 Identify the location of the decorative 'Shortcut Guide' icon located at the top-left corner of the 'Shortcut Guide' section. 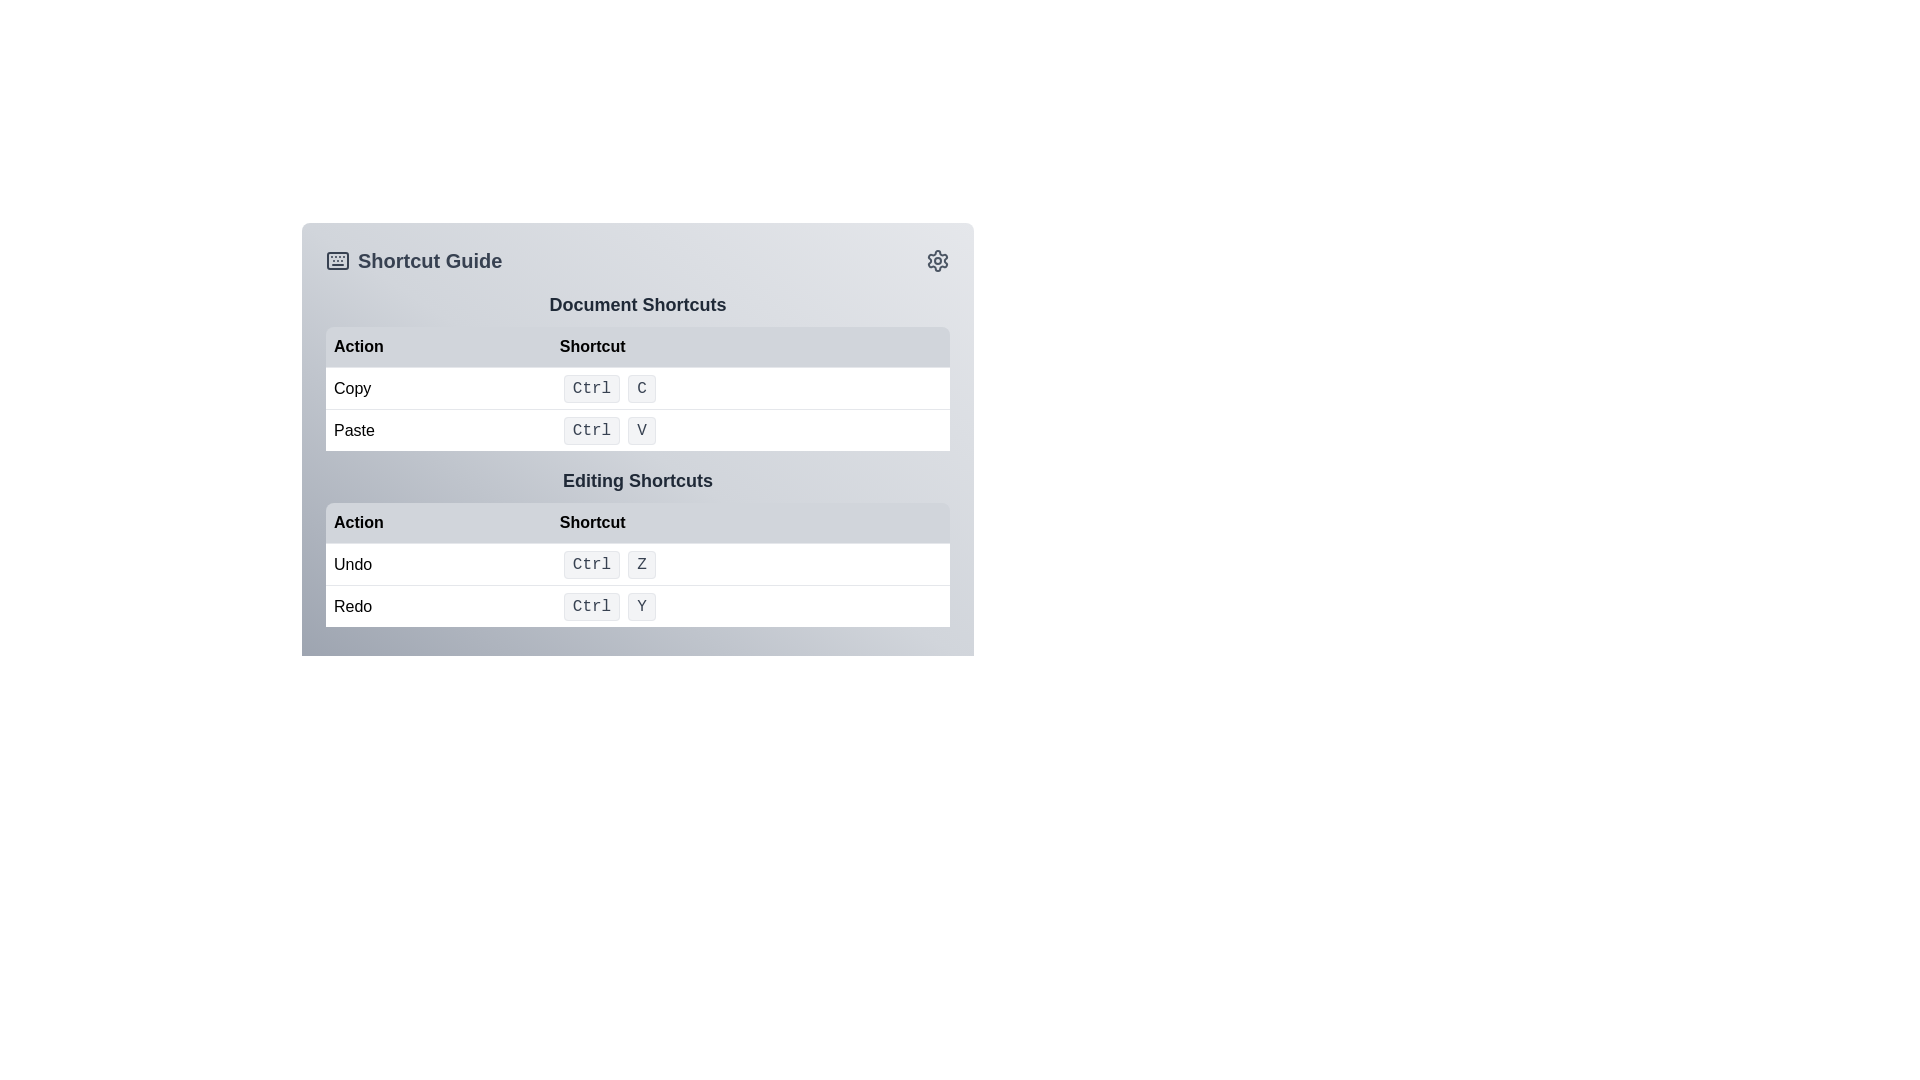
(337, 260).